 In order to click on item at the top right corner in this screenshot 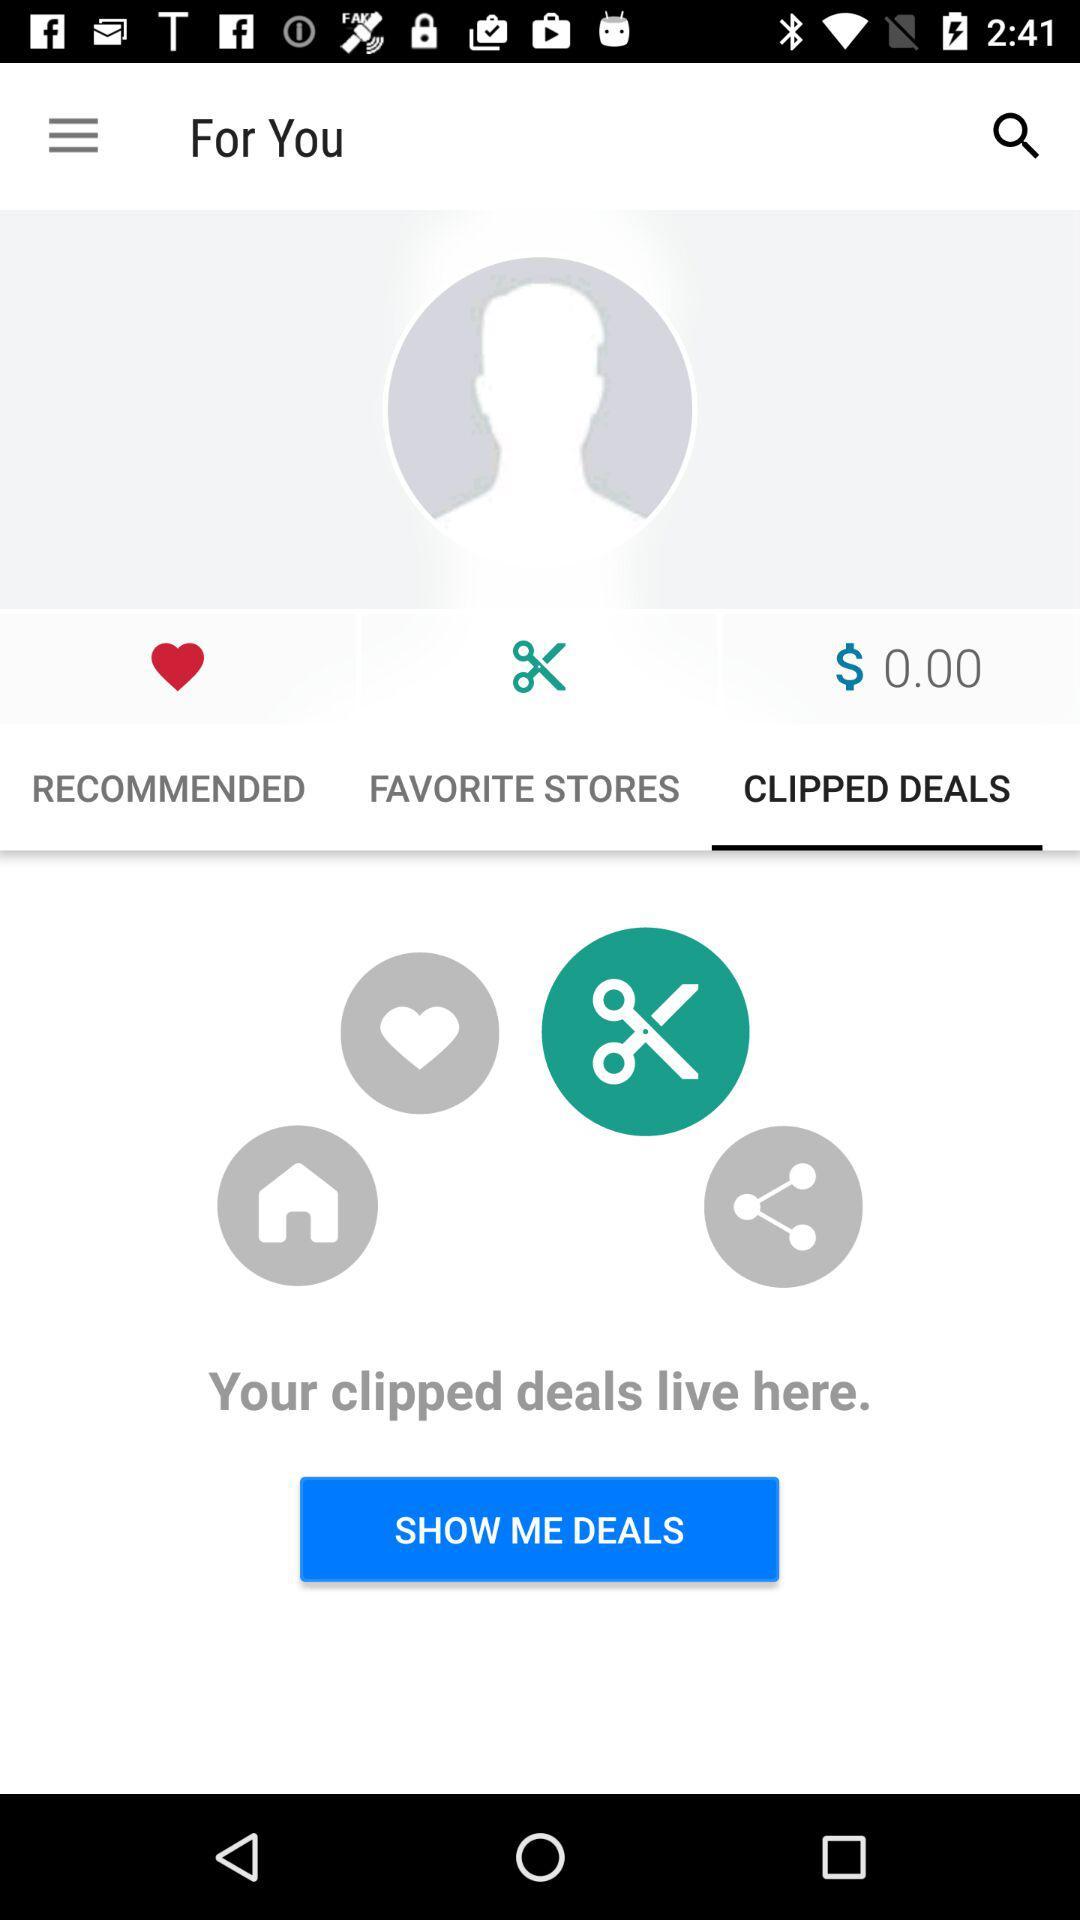, I will do `click(1017, 135)`.